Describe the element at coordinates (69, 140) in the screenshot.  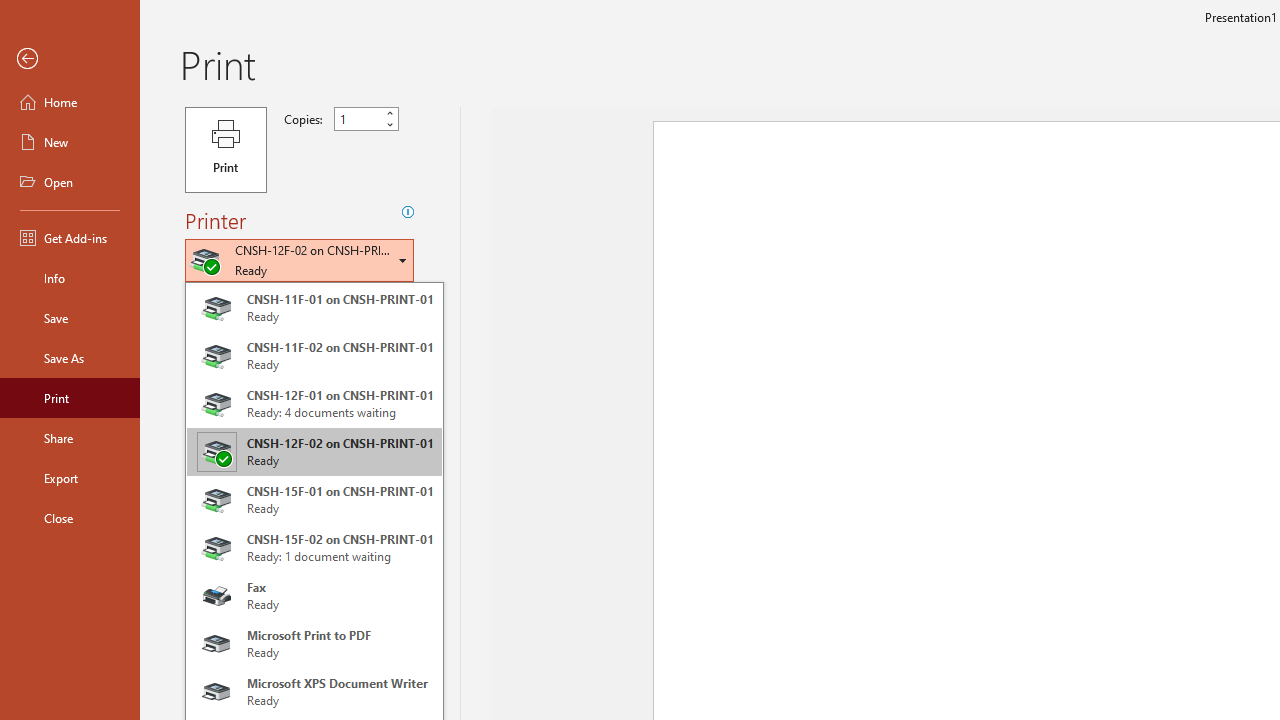
I see `'New'` at that location.